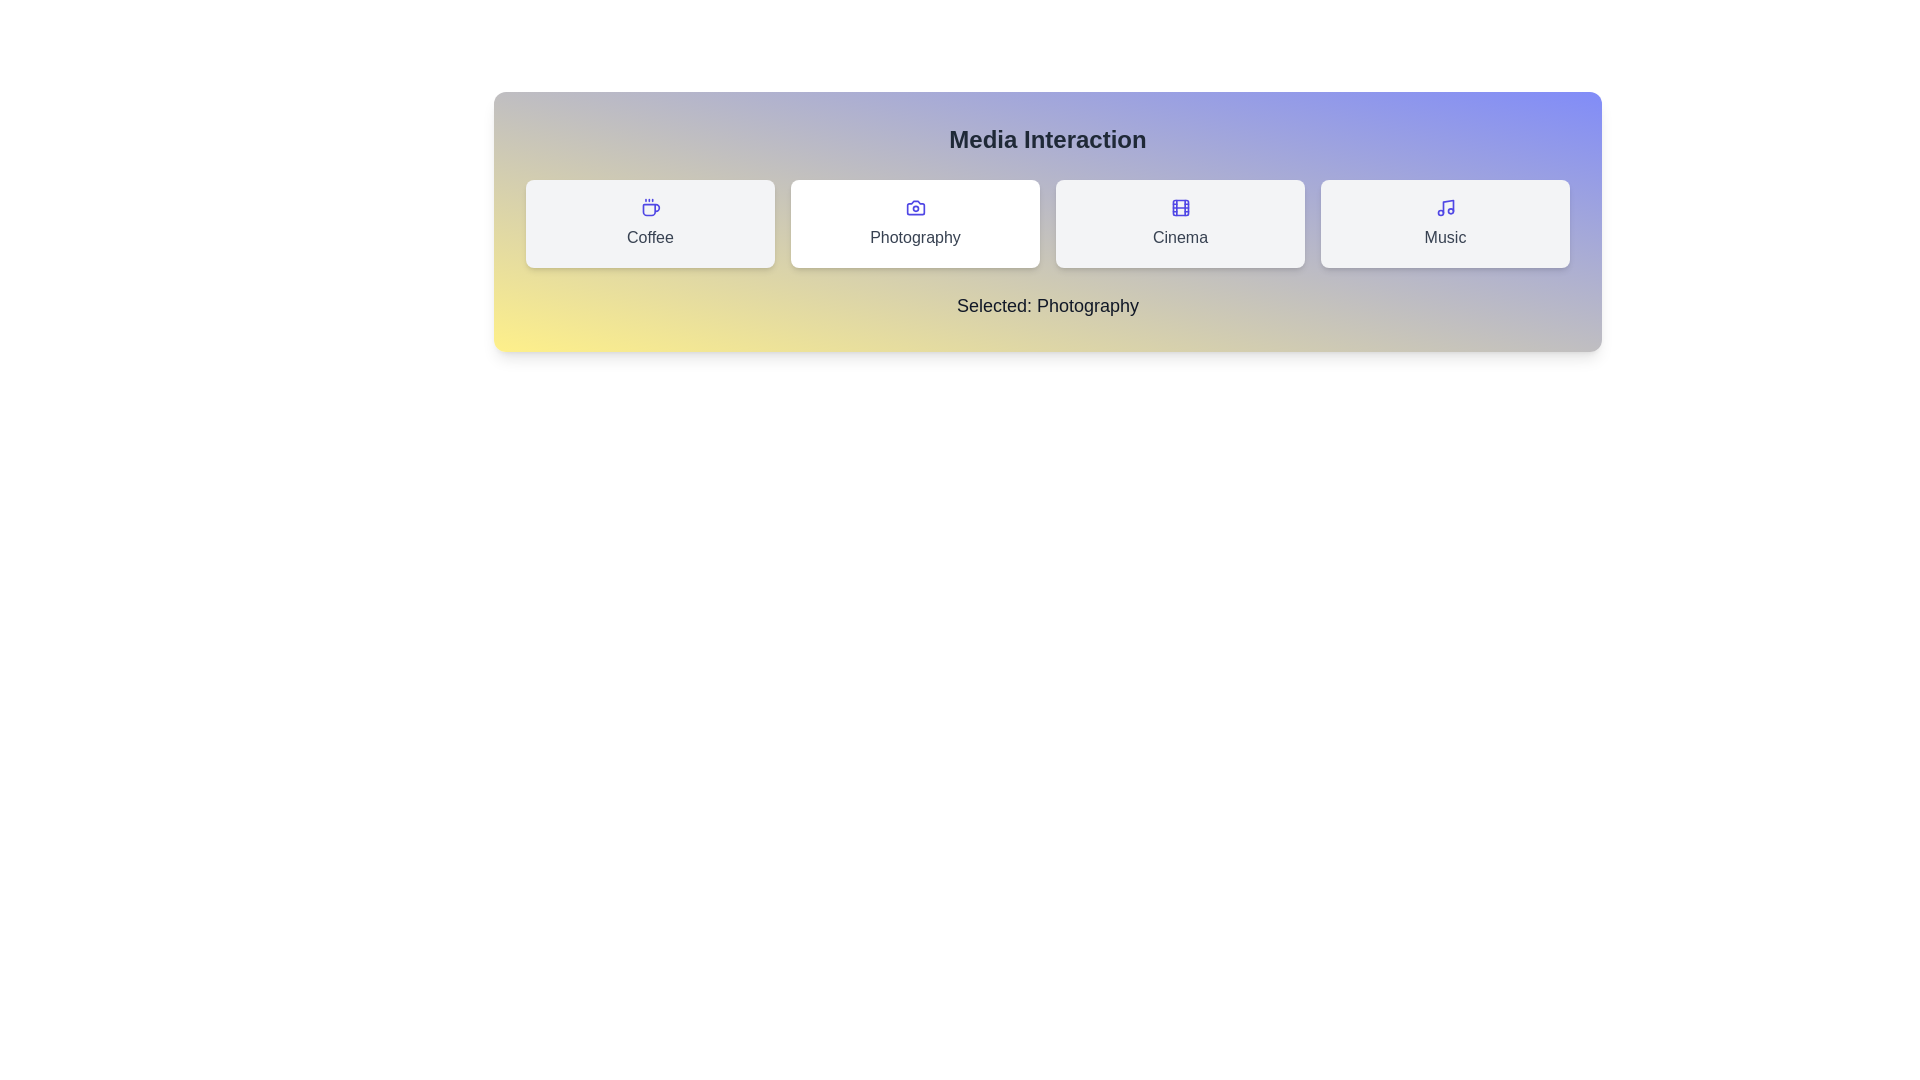  Describe the element at coordinates (914, 208) in the screenshot. I see `the photography icon located to the left of the text label 'Photography' in the second button of a horizontal row of four buttons` at that location.